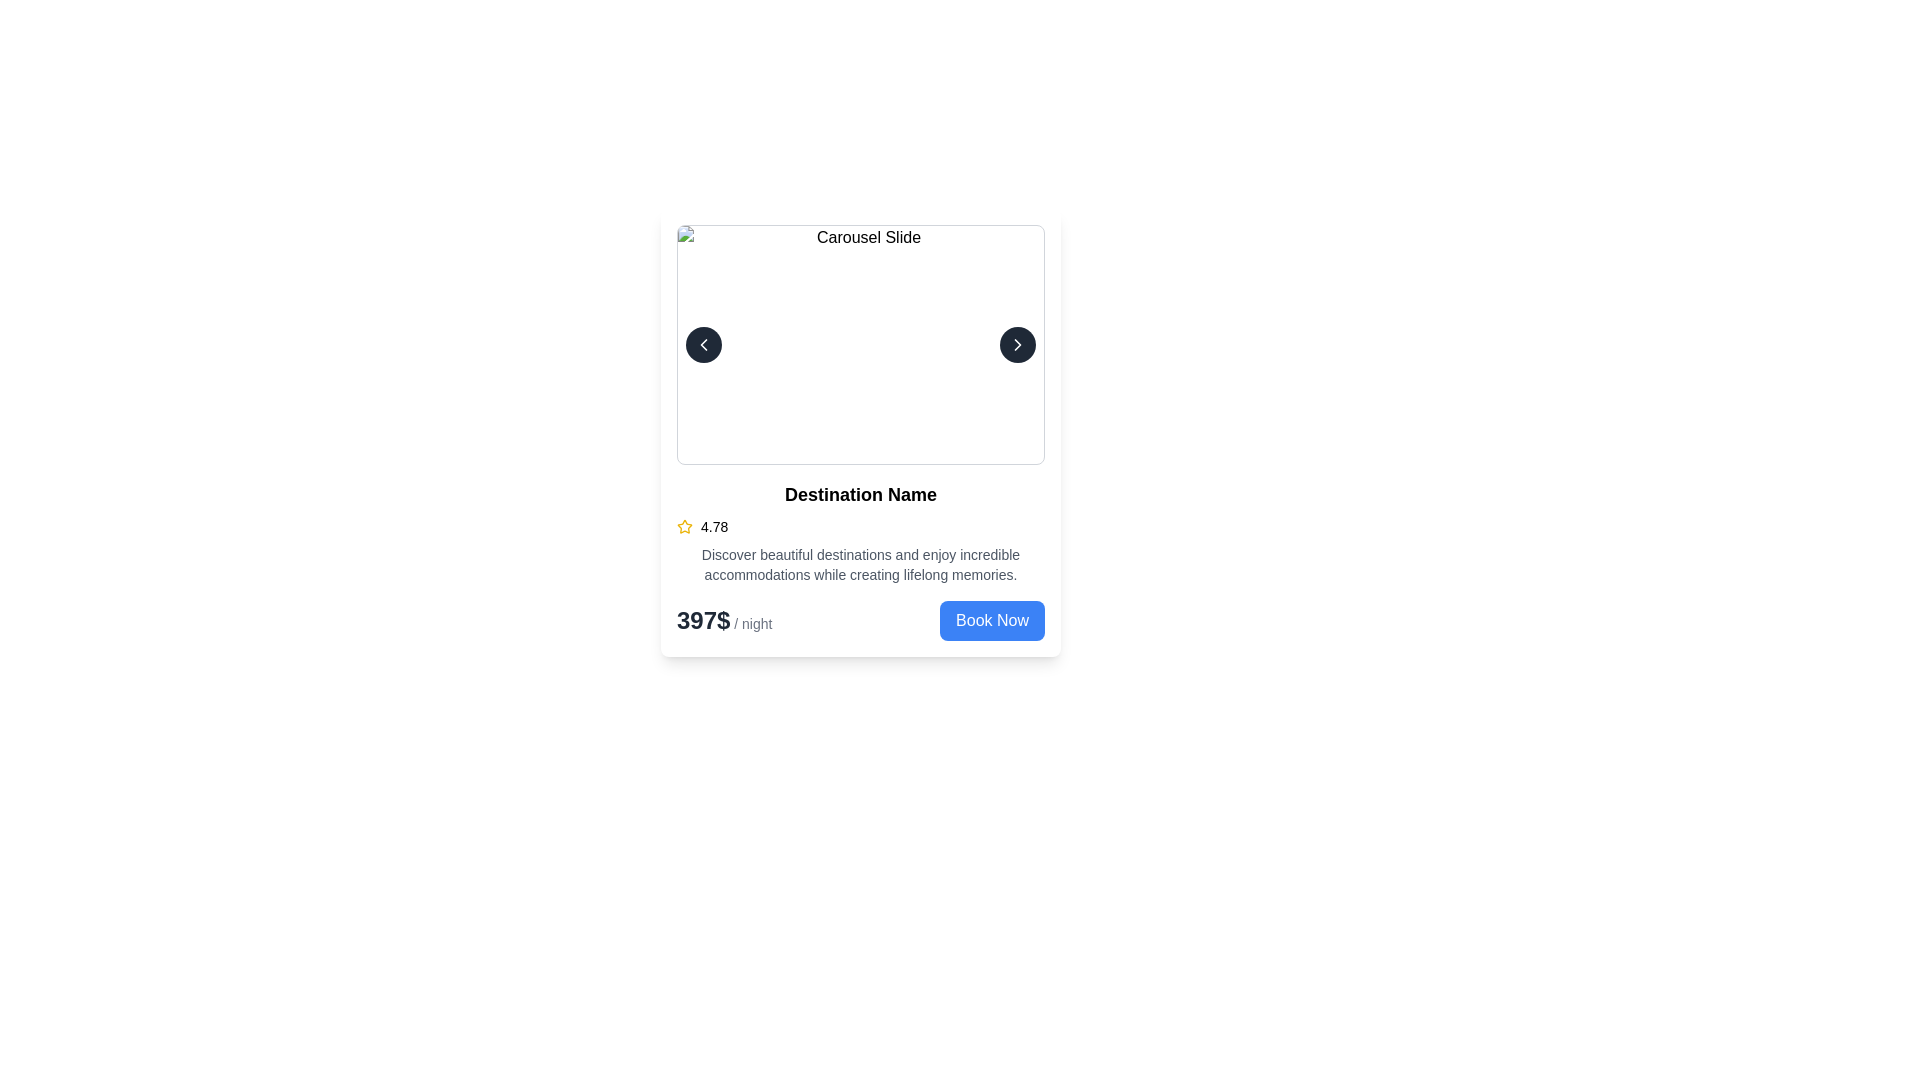 The width and height of the screenshot is (1920, 1080). Describe the element at coordinates (1017, 343) in the screenshot. I see `the right-pointing arrow icon, which is white and located inside a circular black button on the right side of the carousel slide area, to receive feedback` at that location.